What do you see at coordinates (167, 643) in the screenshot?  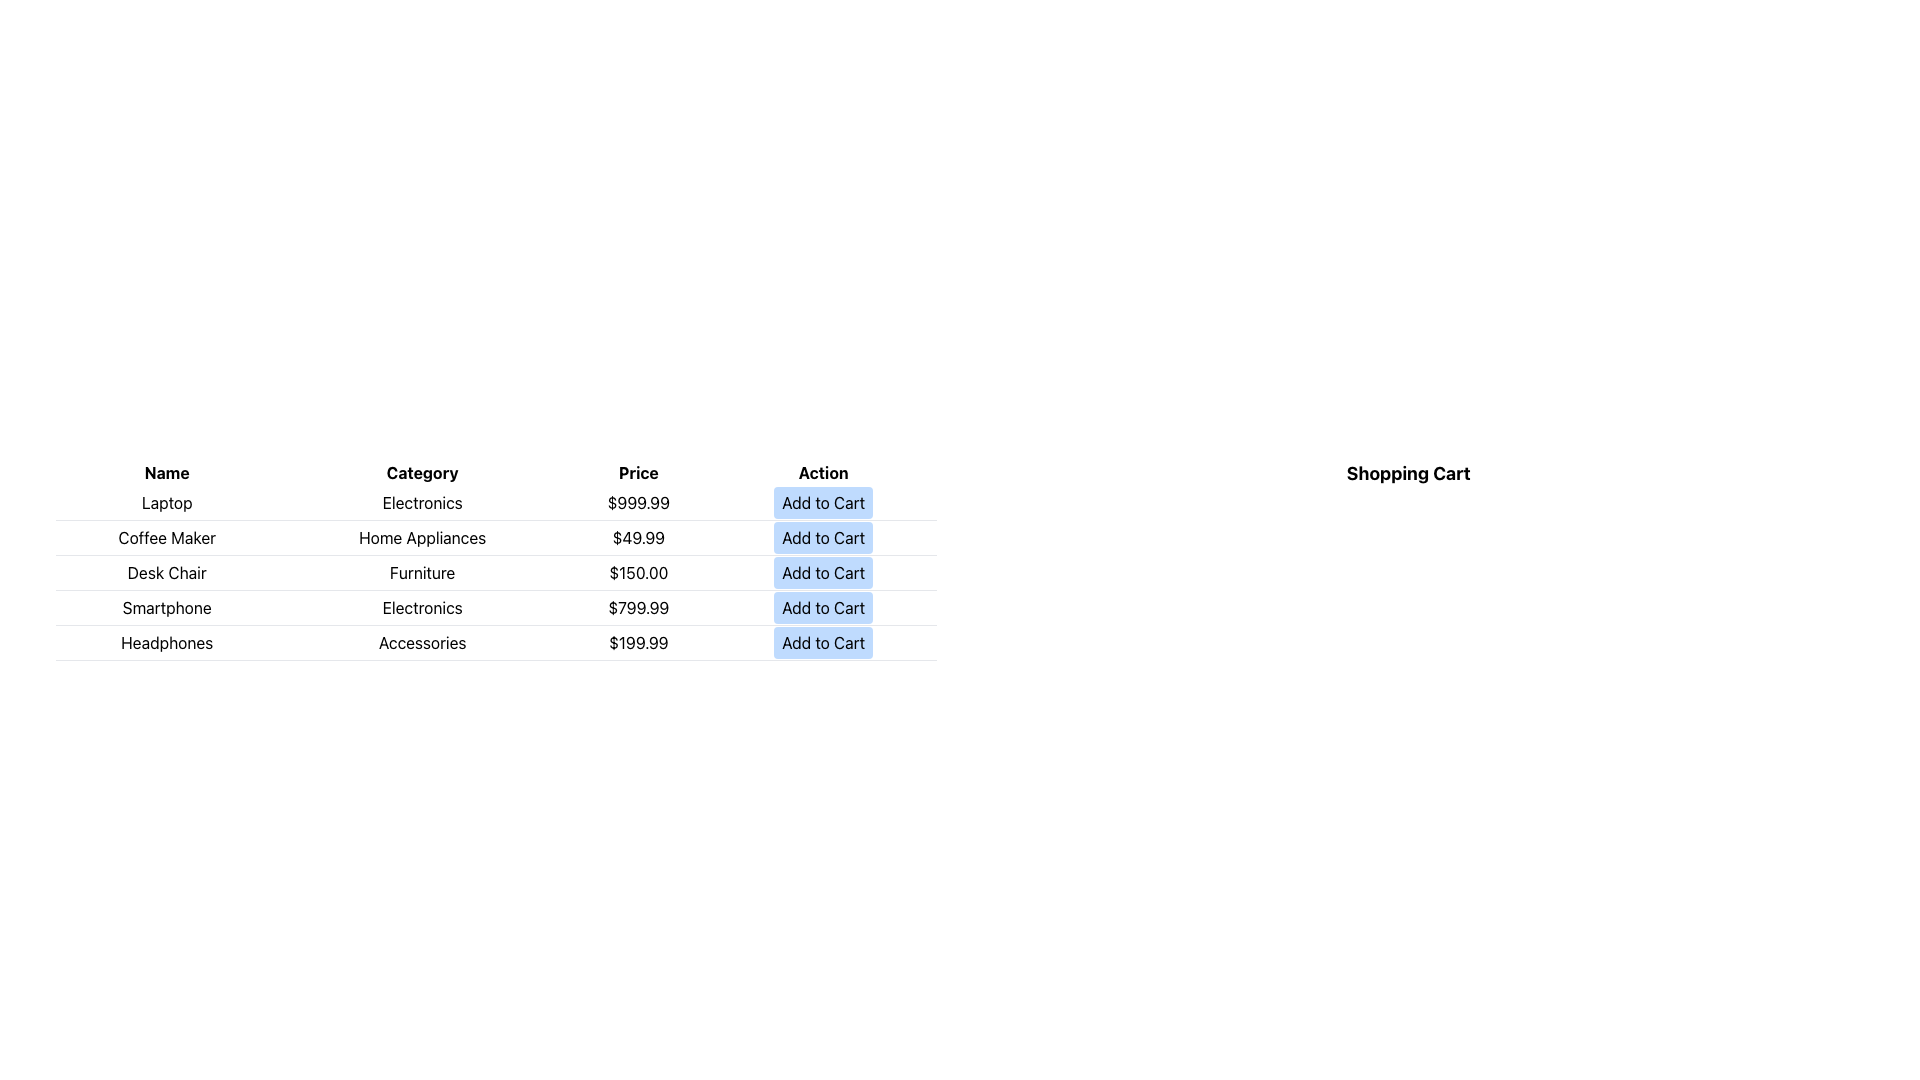 I see `text label displaying 'Headphones' located in the leftmost cell of the fifth row under the 'Name' column in the table` at bounding box center [167, 643].